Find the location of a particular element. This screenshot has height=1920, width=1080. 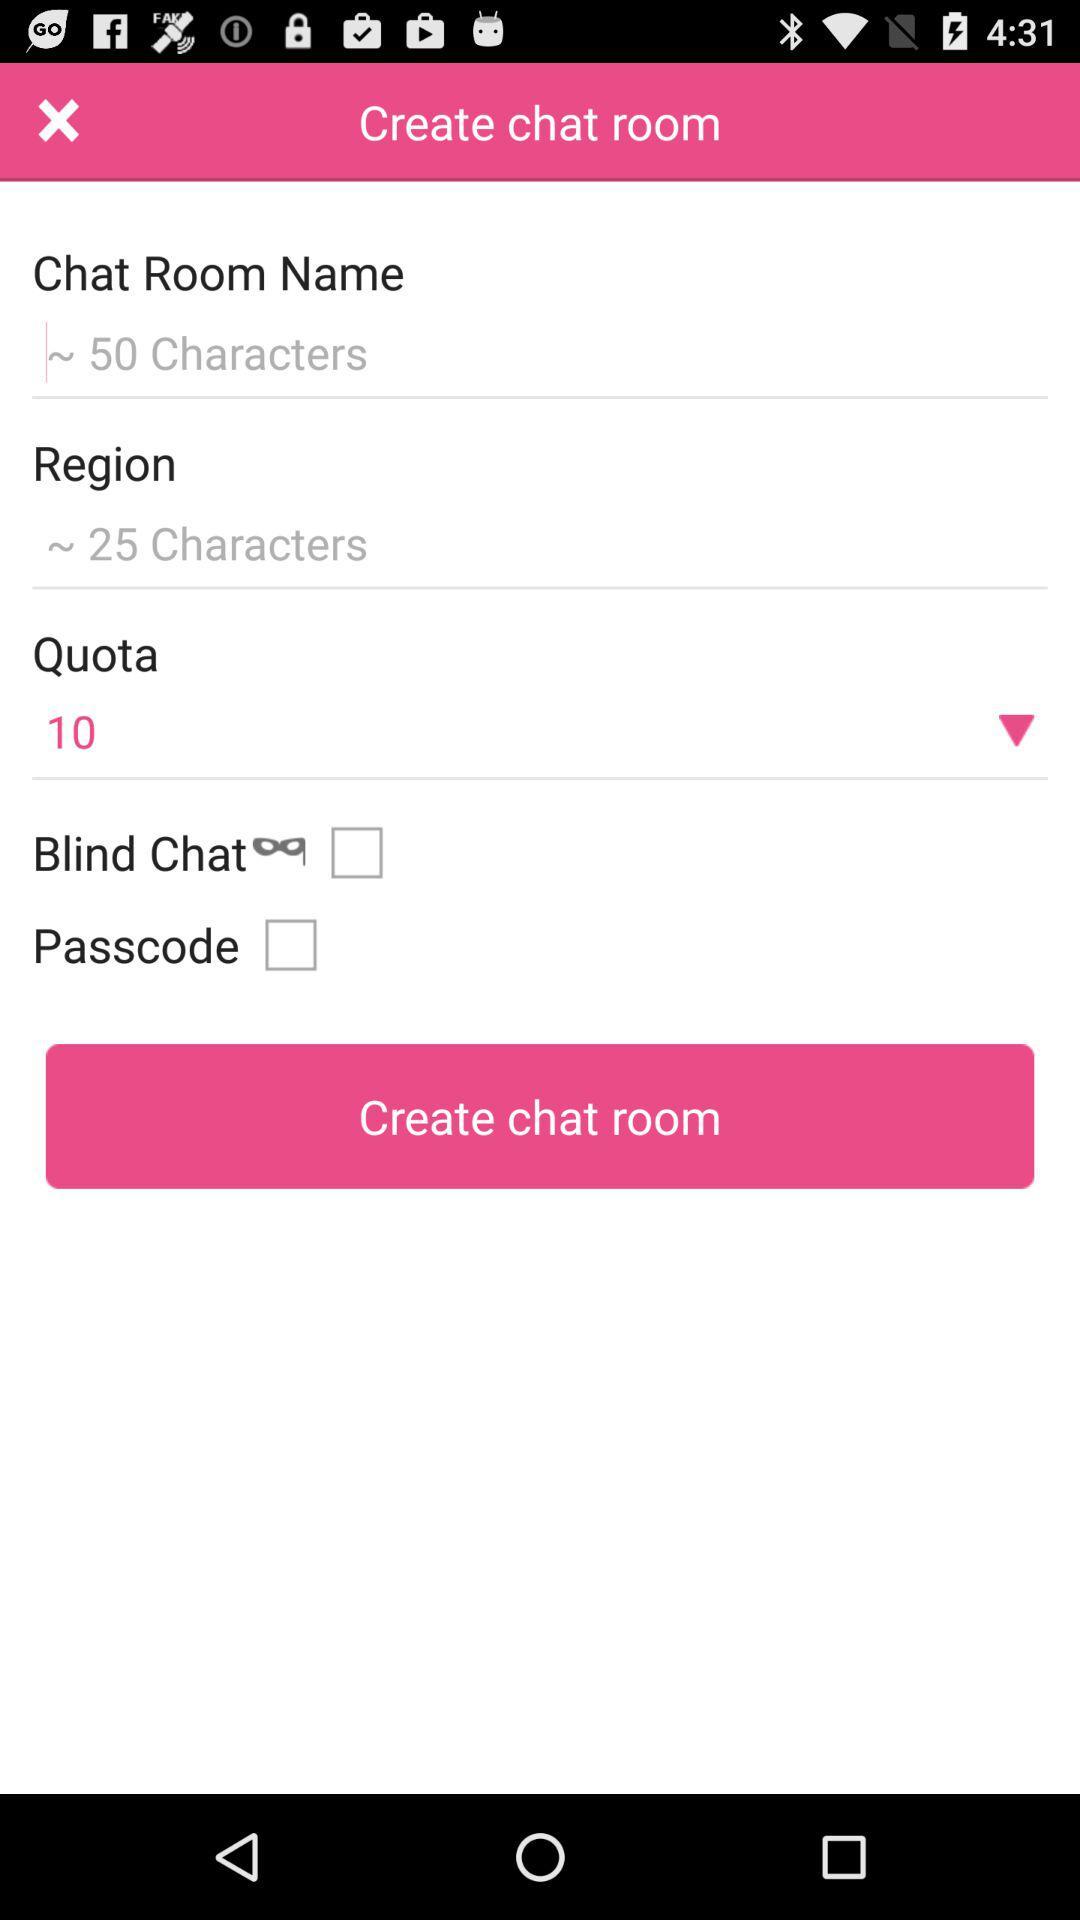

the item above chat room name is located at coordinates (58, 121).